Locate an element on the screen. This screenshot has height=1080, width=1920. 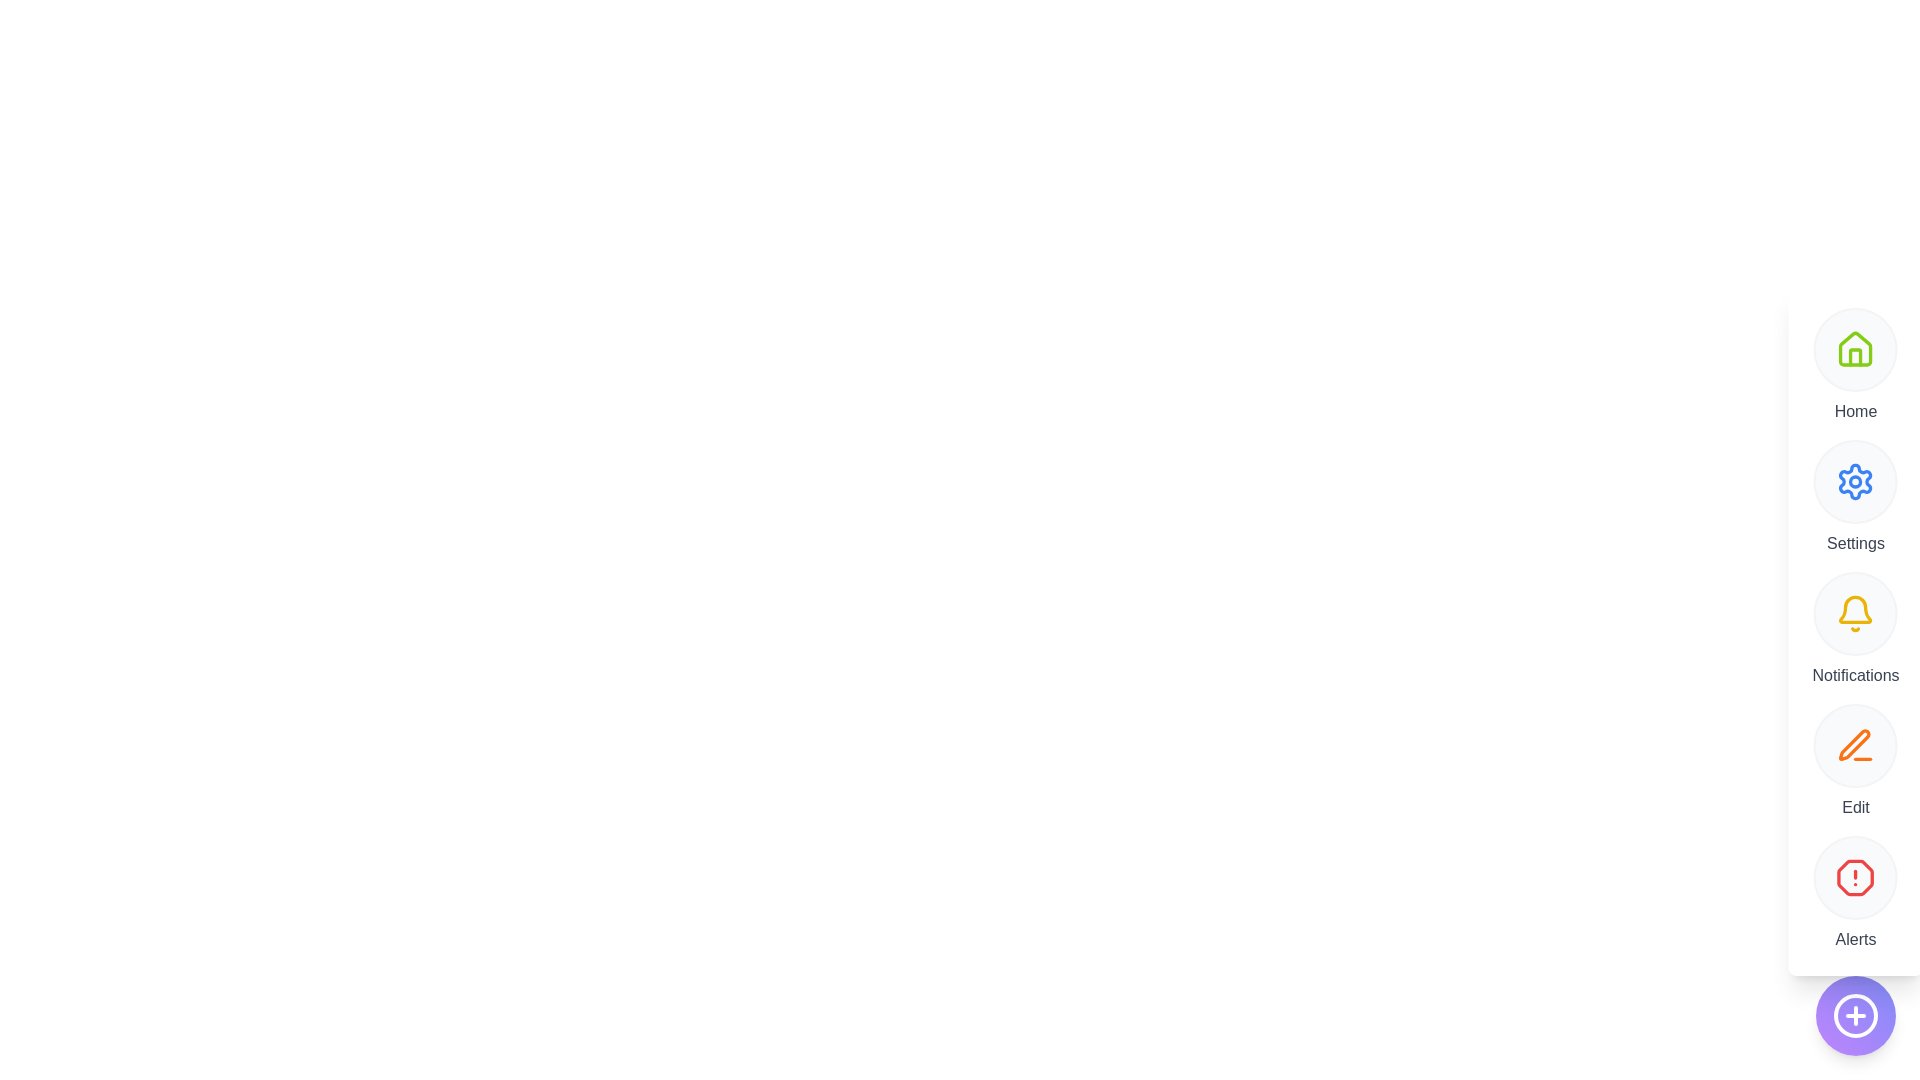
the Notifications button to trigger its functionality is located at coordinates (1855, 612).